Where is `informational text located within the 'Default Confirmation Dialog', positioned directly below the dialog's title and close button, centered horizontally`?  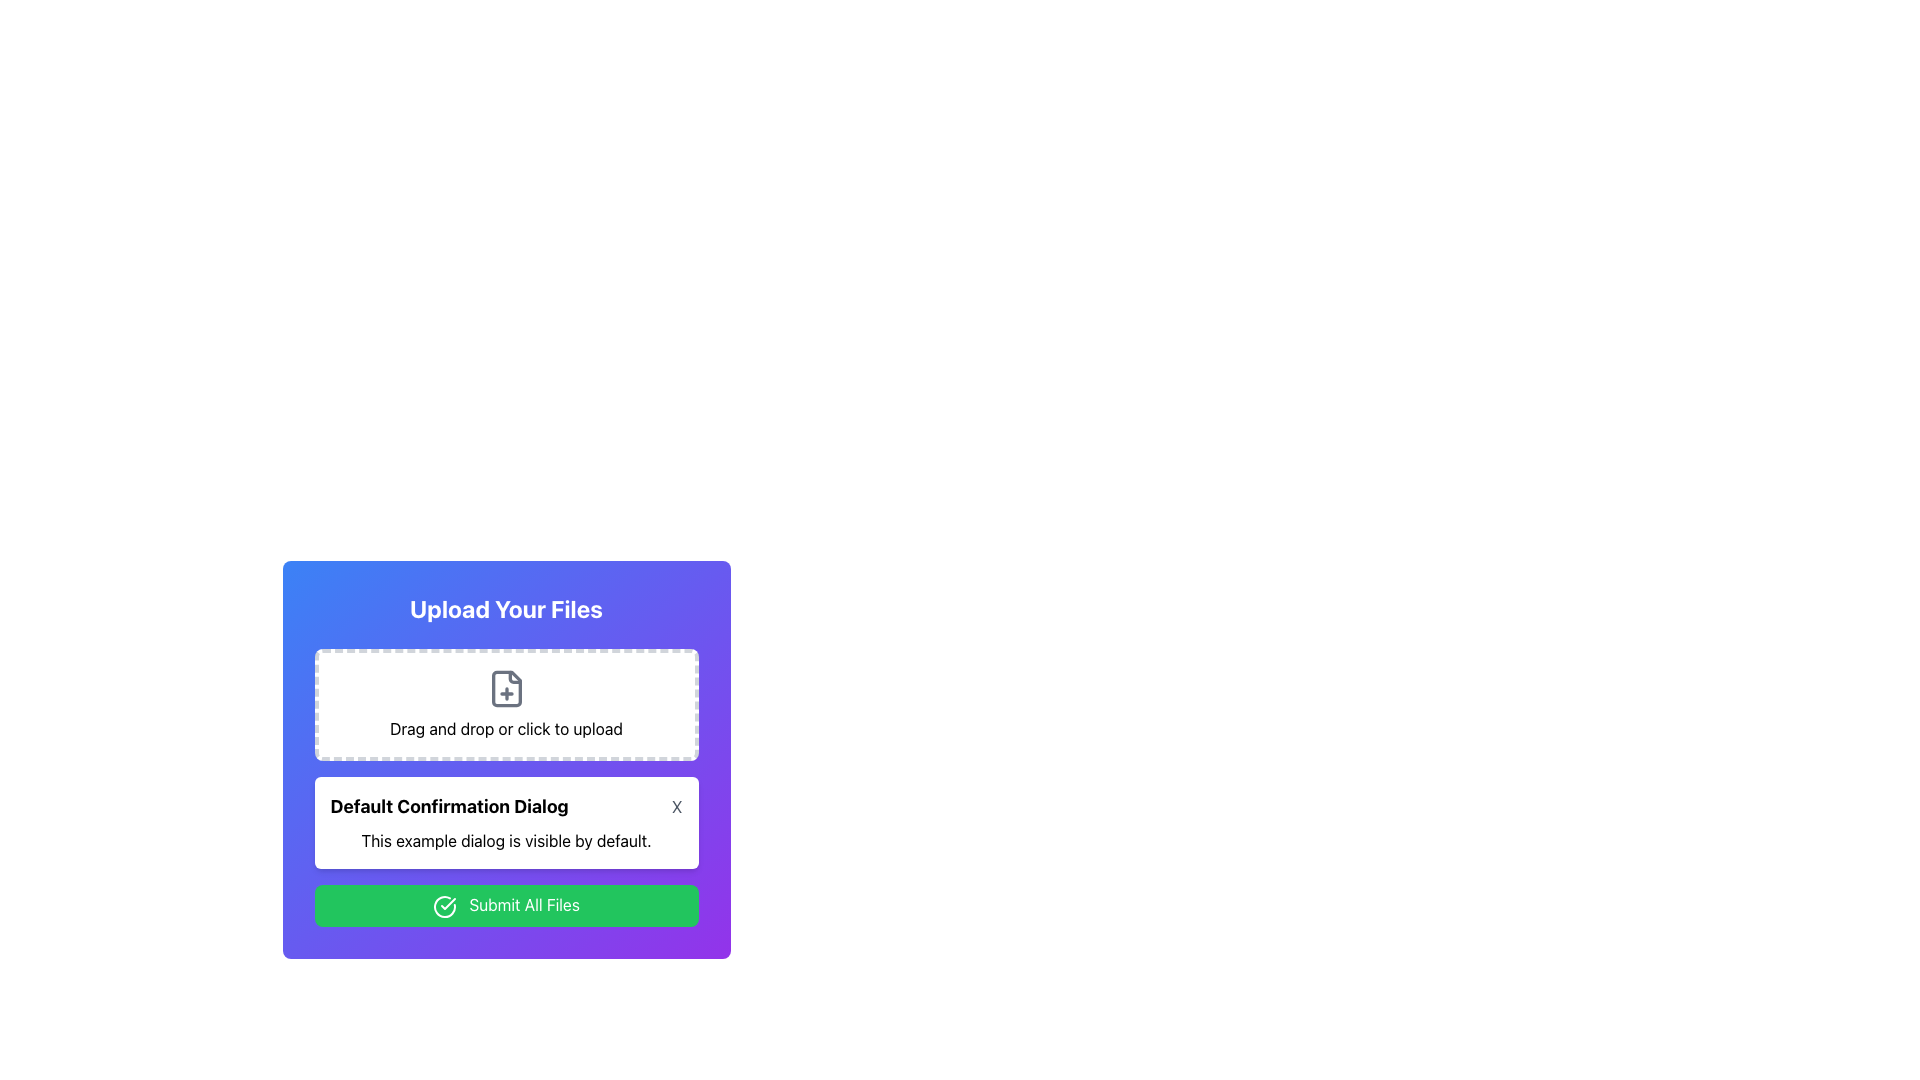 informational text located within the 'Default Confirmation Dialog', positioned directly below the dialog's title and close button, centered horizontally is located at coordinates (506, 840).